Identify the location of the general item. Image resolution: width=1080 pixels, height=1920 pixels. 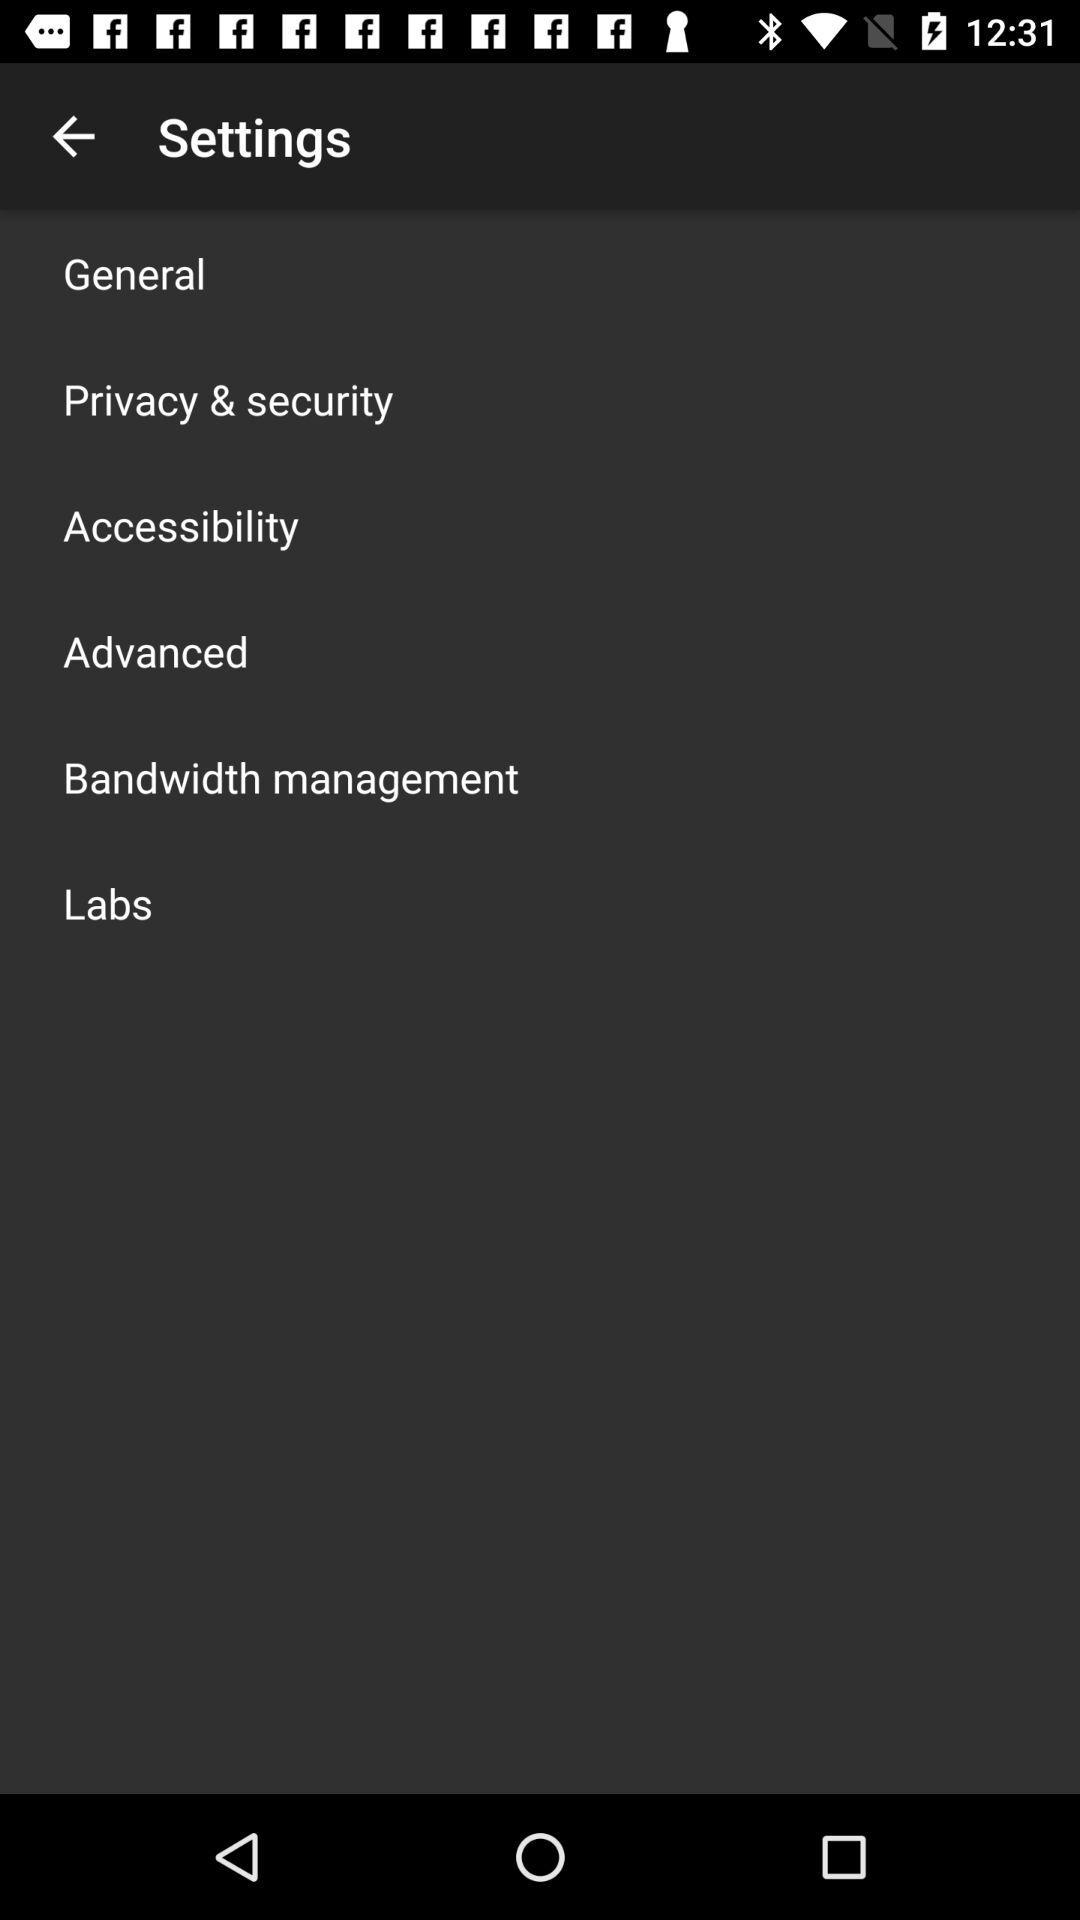
(134, 272).